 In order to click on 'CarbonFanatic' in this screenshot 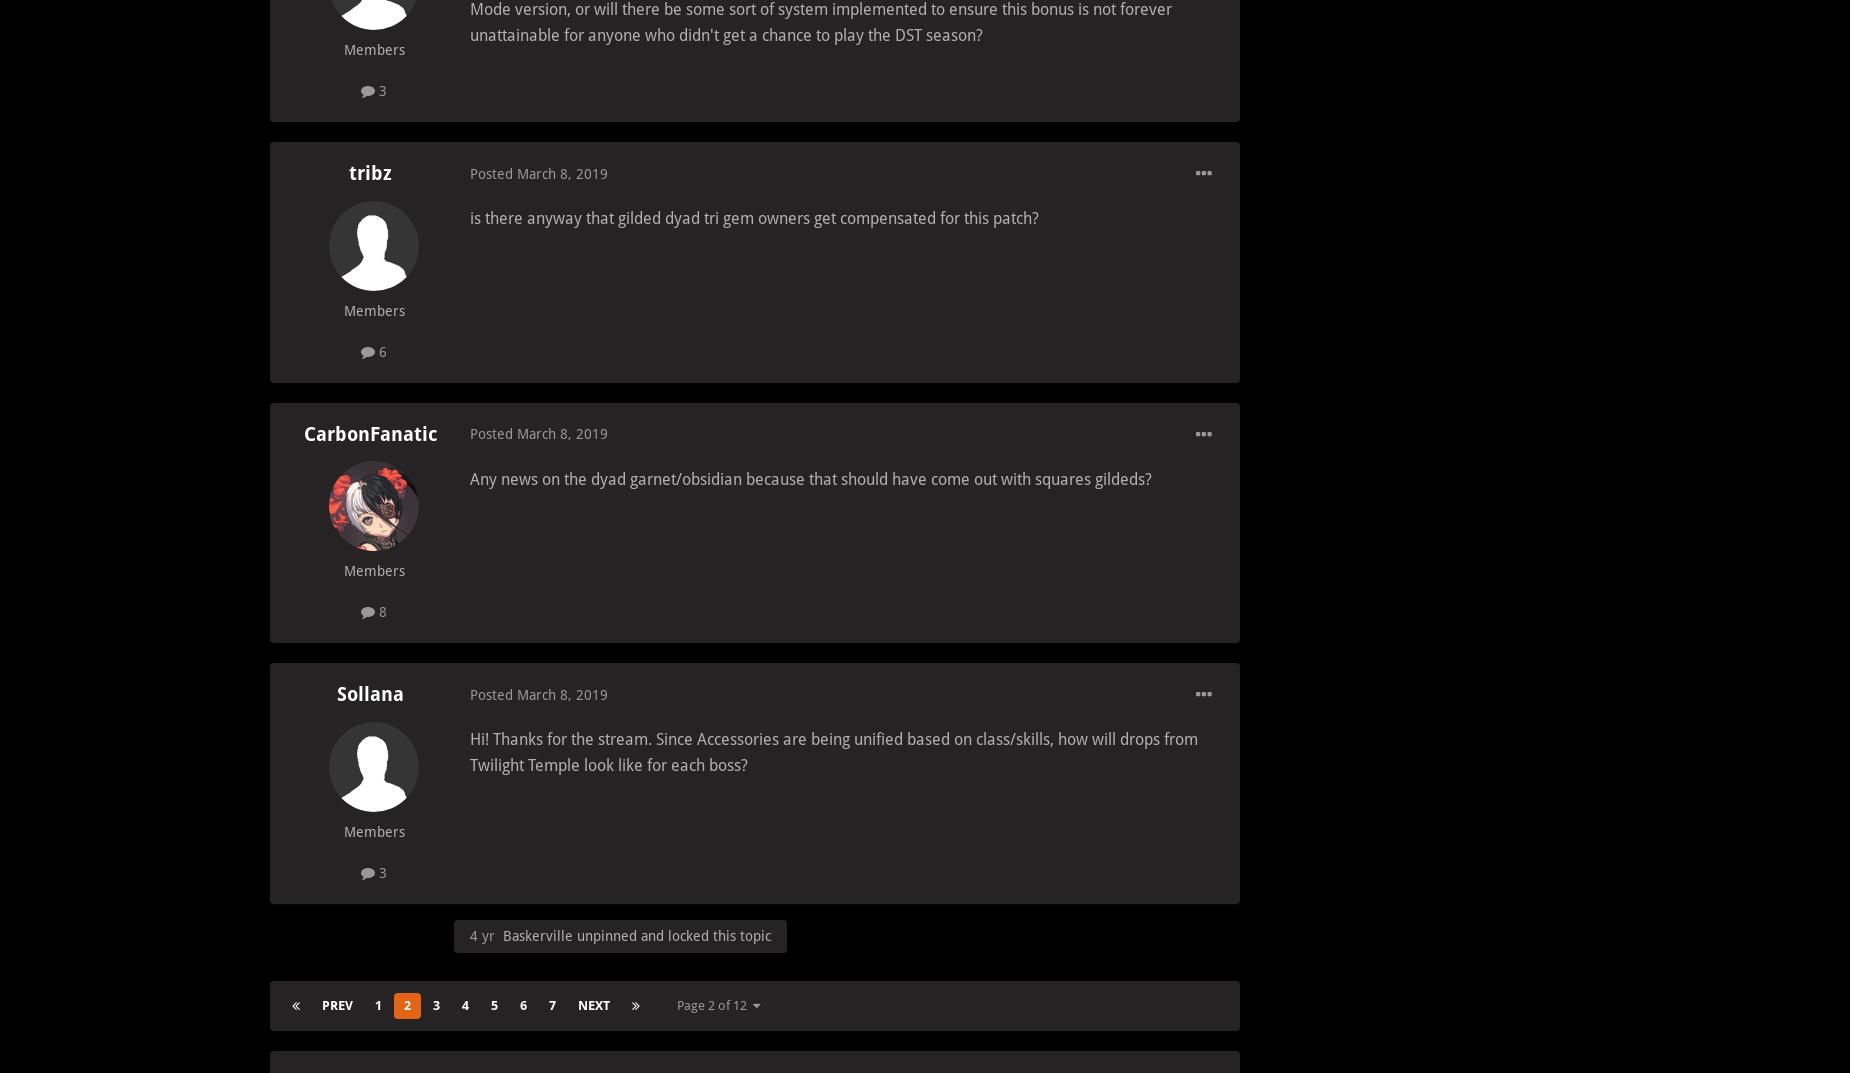, I will do `click(368, 433)`.